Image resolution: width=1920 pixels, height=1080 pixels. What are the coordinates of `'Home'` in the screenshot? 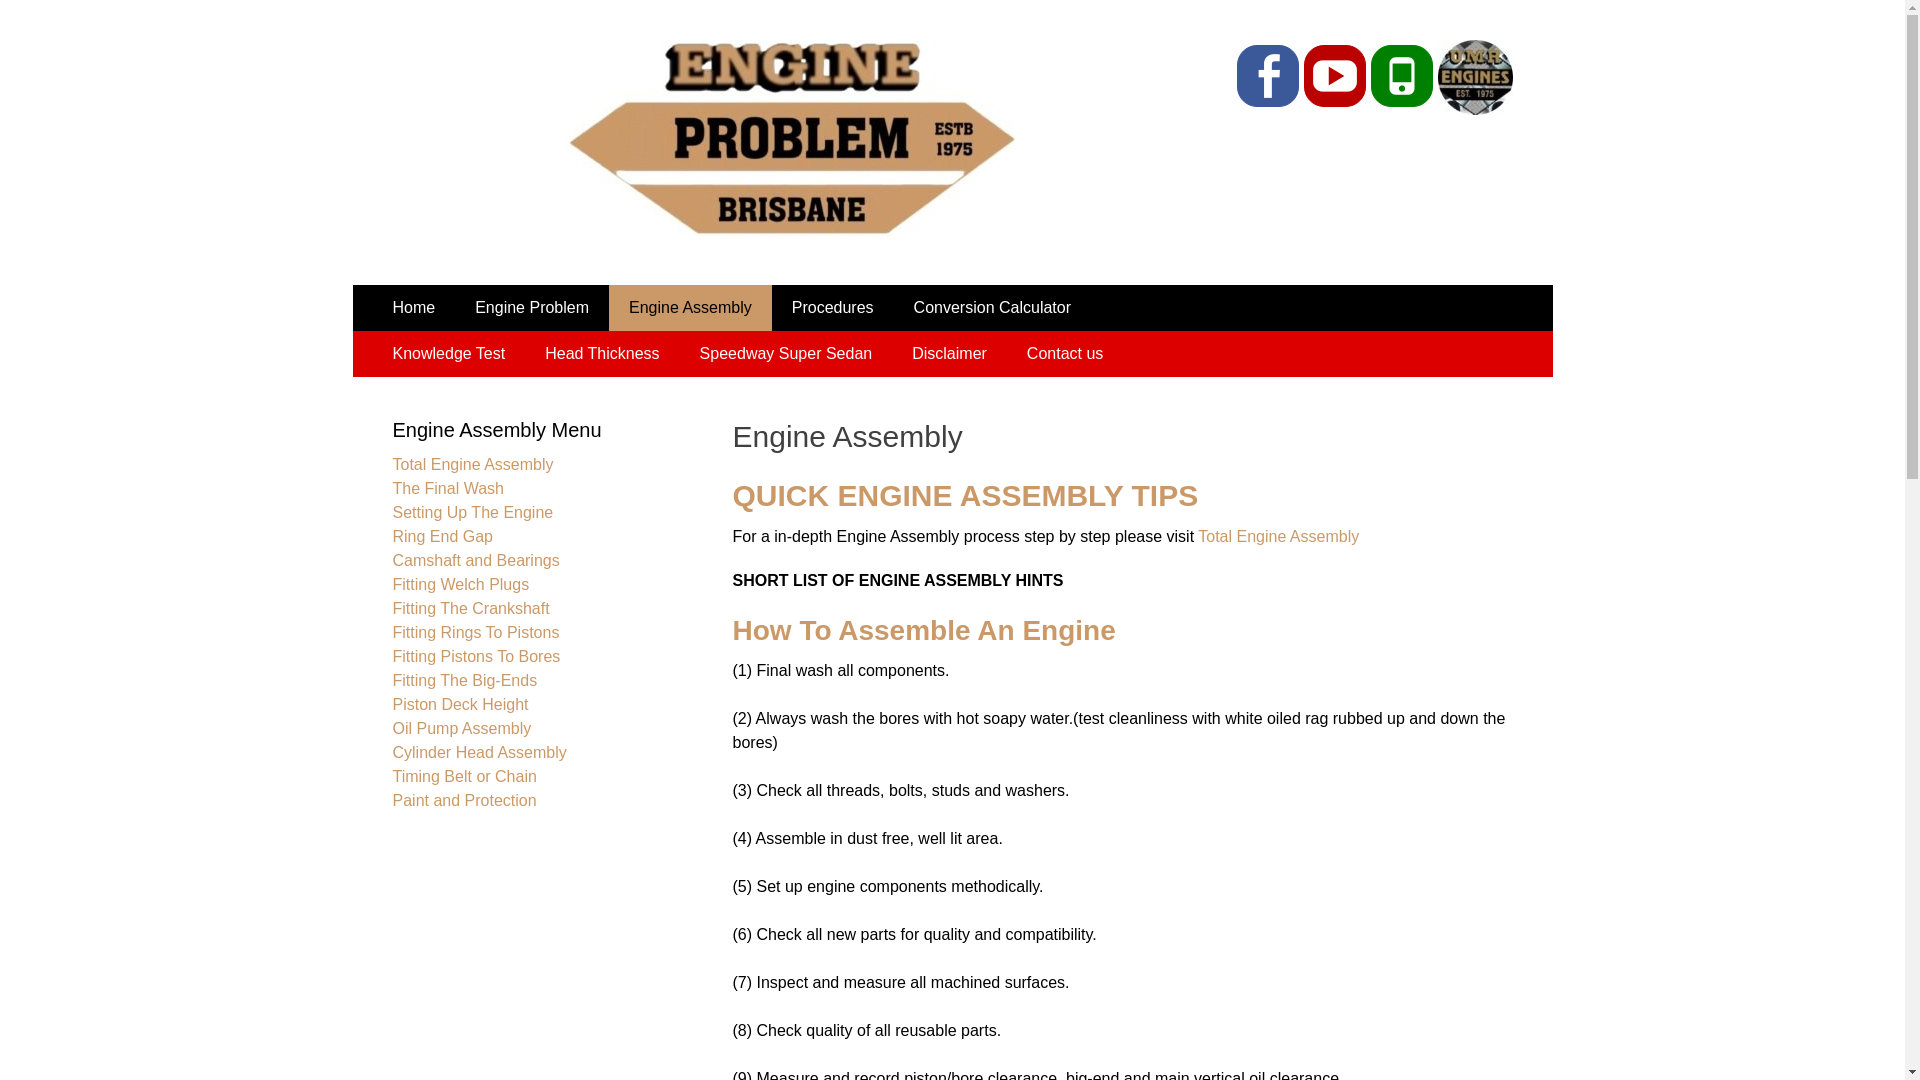 It's located at (412, 308).